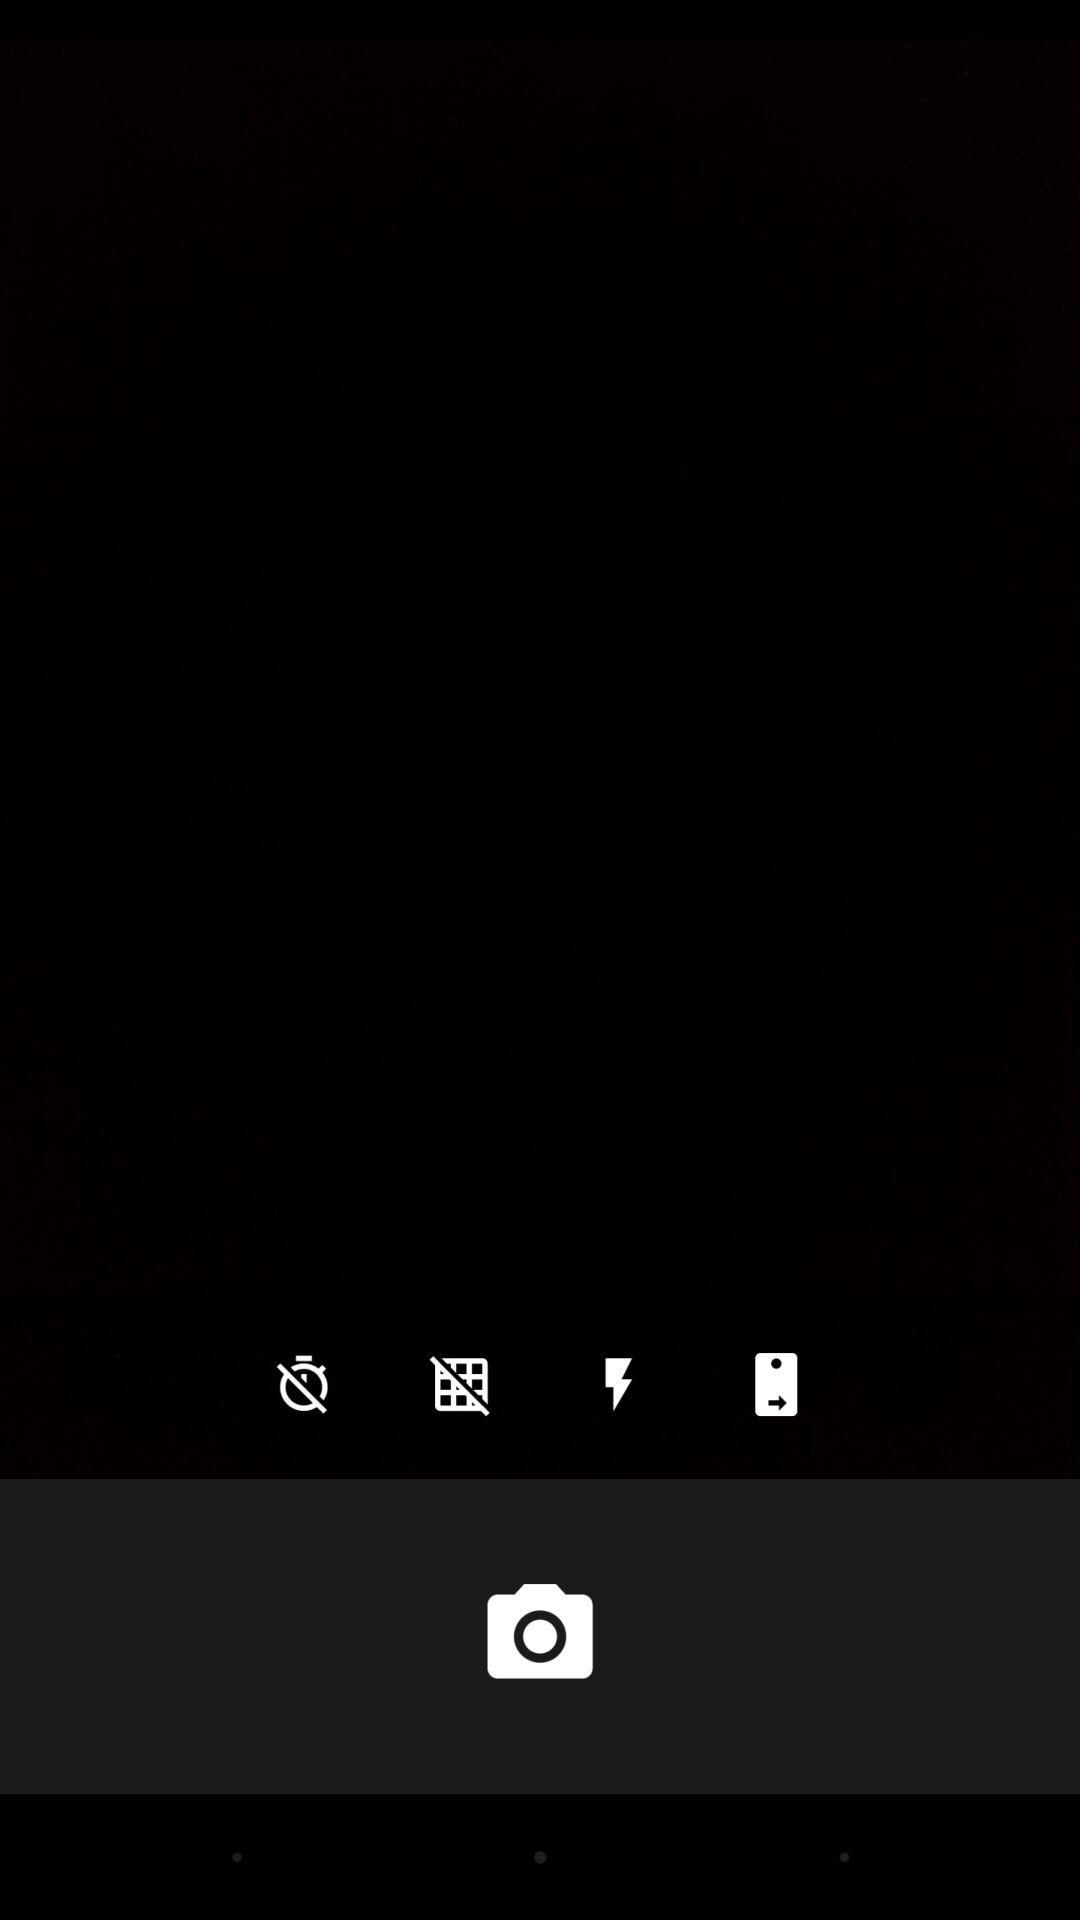  I want to click on the flash icon, so click(617, 1383).